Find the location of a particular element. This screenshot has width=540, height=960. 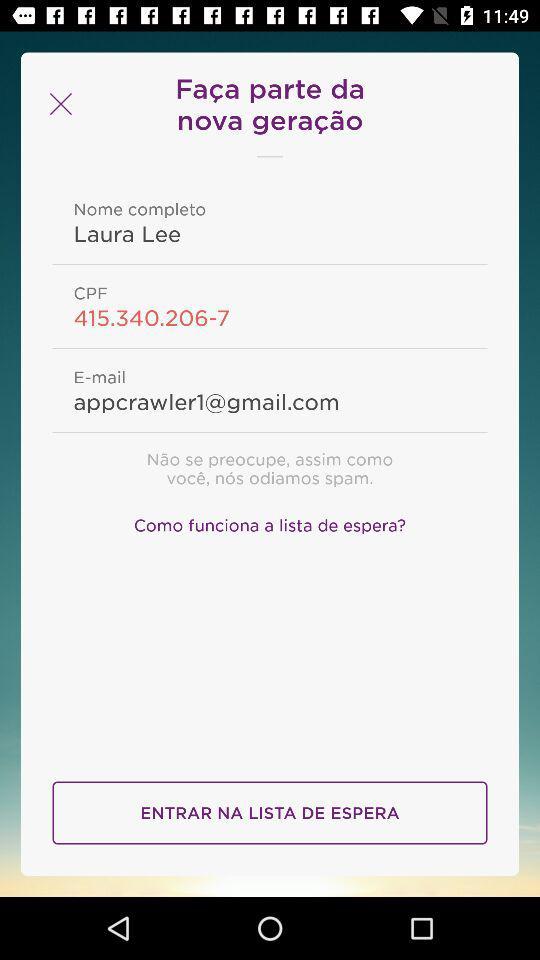

appcrawler1@gmail.com icon is located at coordinates (270, 400).